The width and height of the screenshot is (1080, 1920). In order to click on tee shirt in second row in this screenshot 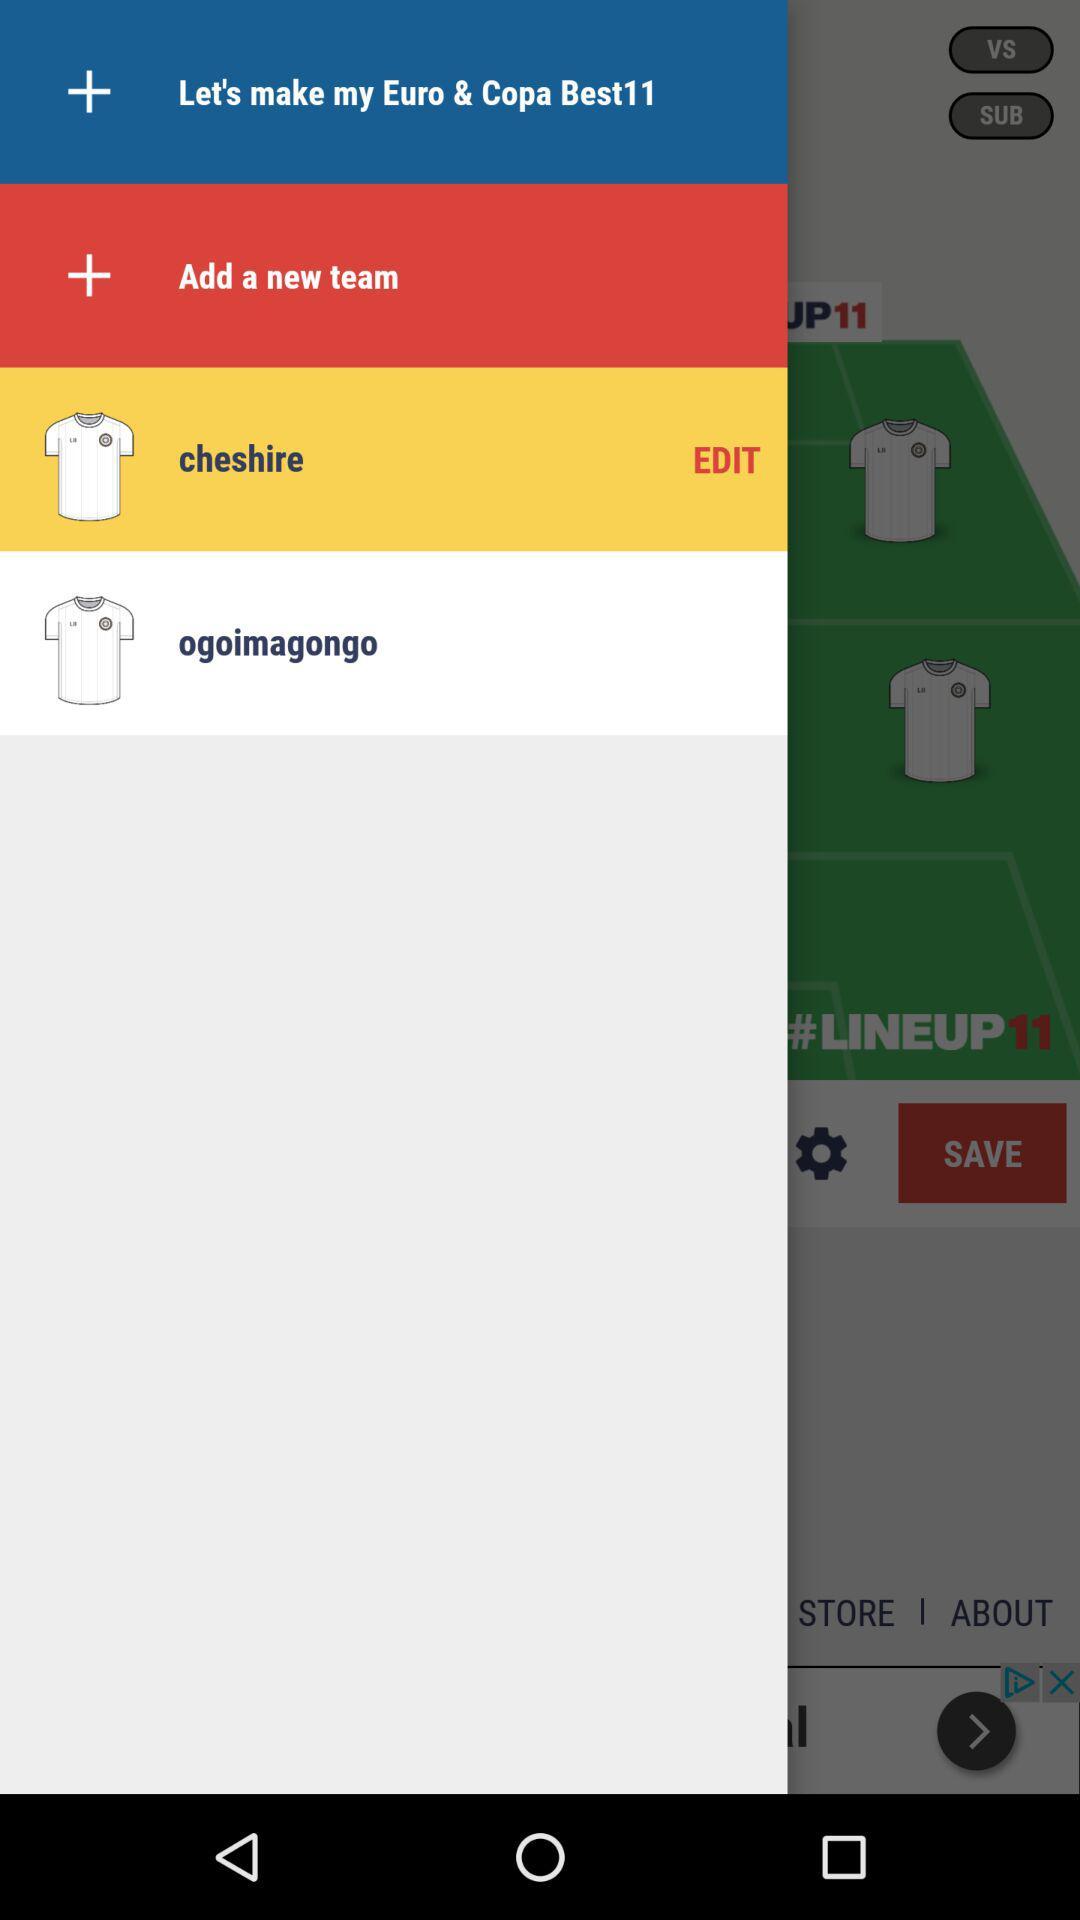, I will do `click(940, 716)`.